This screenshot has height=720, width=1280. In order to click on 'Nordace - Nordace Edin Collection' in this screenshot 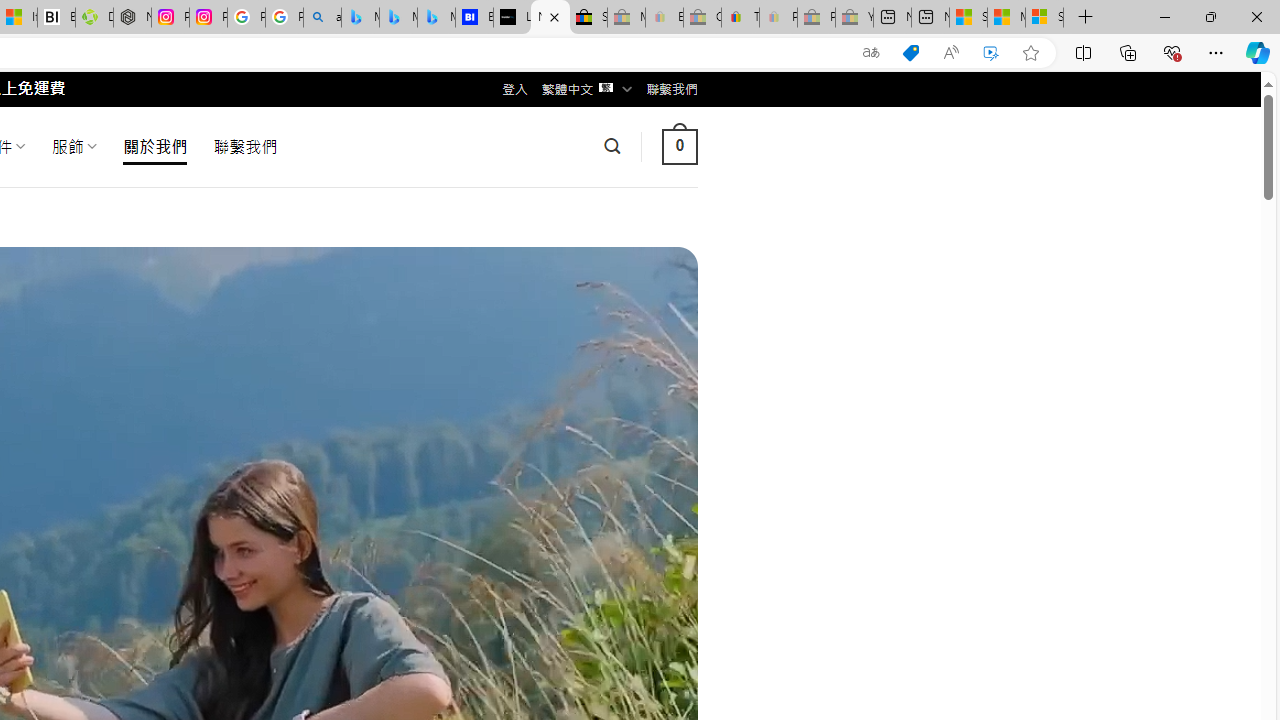, I will do `click(131, 17)`.